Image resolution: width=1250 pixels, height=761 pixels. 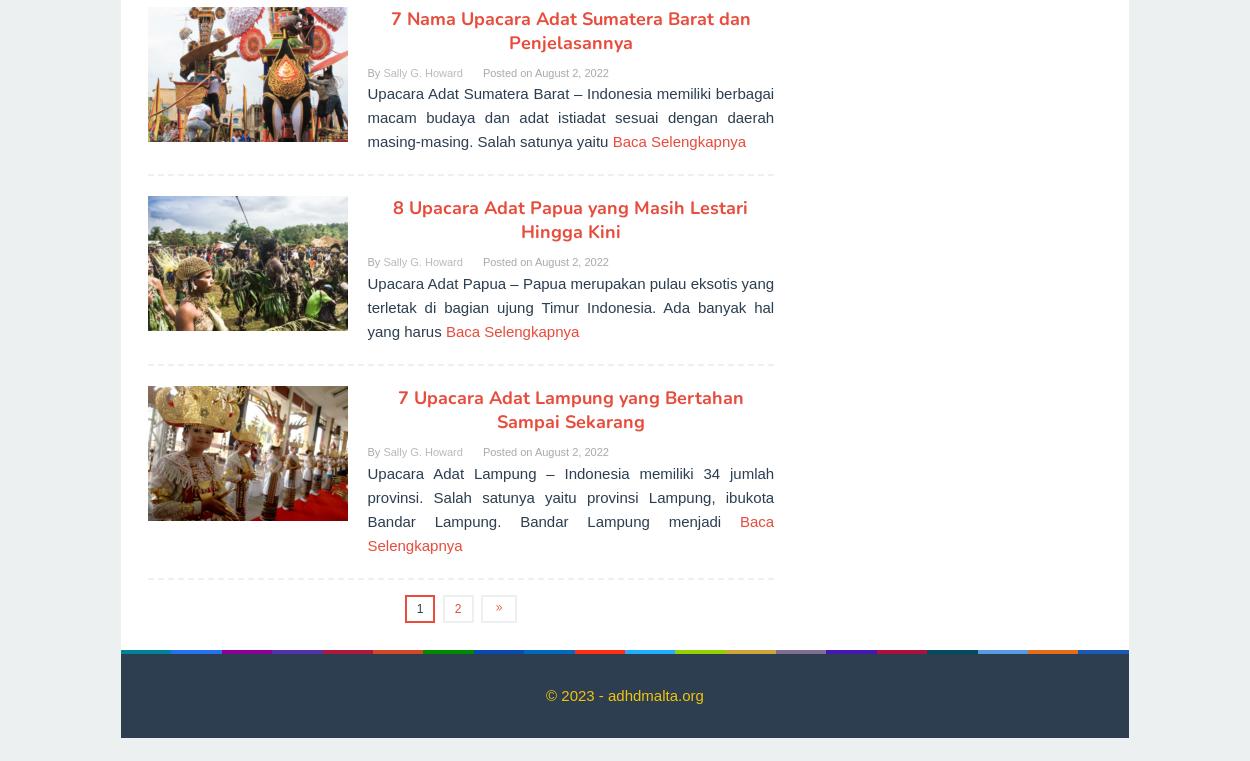 What do you see at coordinates (569, 305) in the screenshot?
I see `'Upacara Adat Papua – Papua merupakan pulau eksotis yang terletak di bagian ujung Timur Indonesia. Ada banyak hal yang harus'` at bounding box center [569, 305].